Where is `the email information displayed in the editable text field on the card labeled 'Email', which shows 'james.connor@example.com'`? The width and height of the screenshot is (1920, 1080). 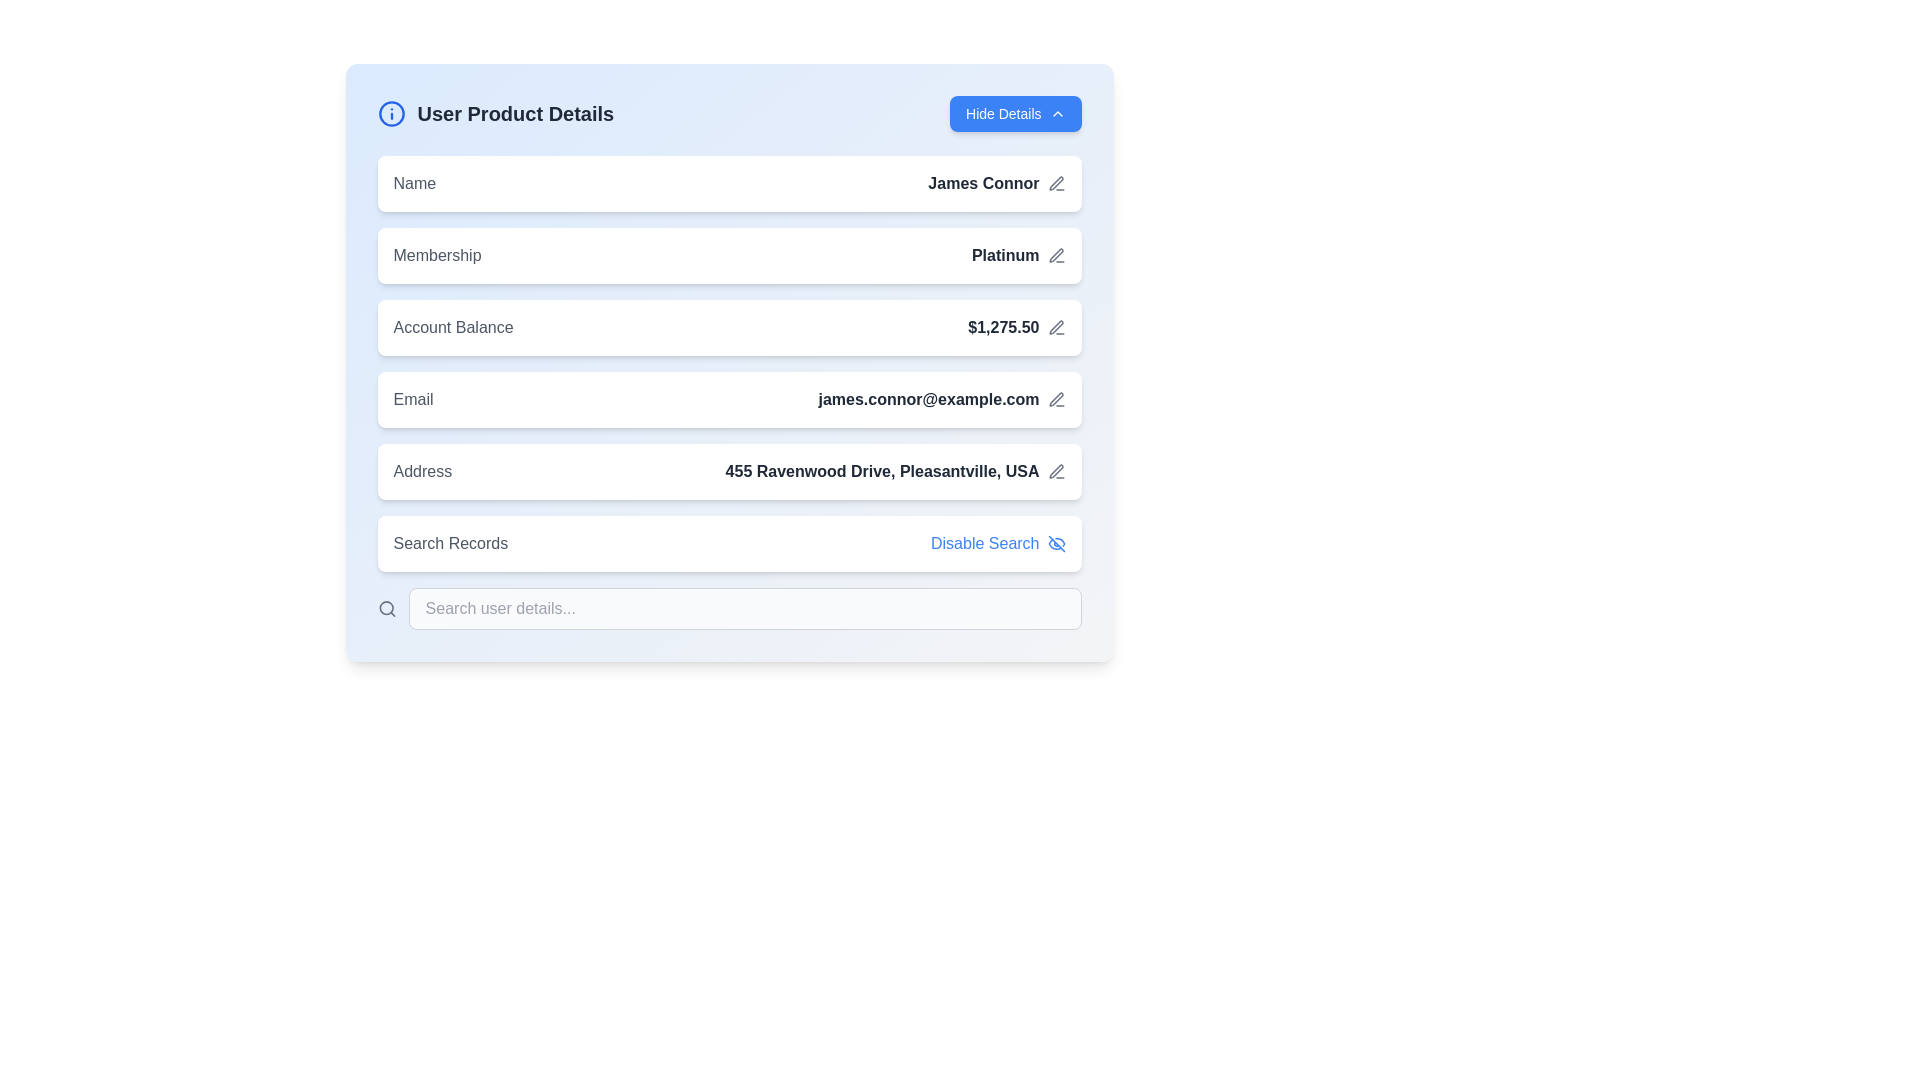
the email information displayed in the editable text field on the card labeled 'Email', which shows 'james.connor@example.com' is located at coordinates (728, 400).